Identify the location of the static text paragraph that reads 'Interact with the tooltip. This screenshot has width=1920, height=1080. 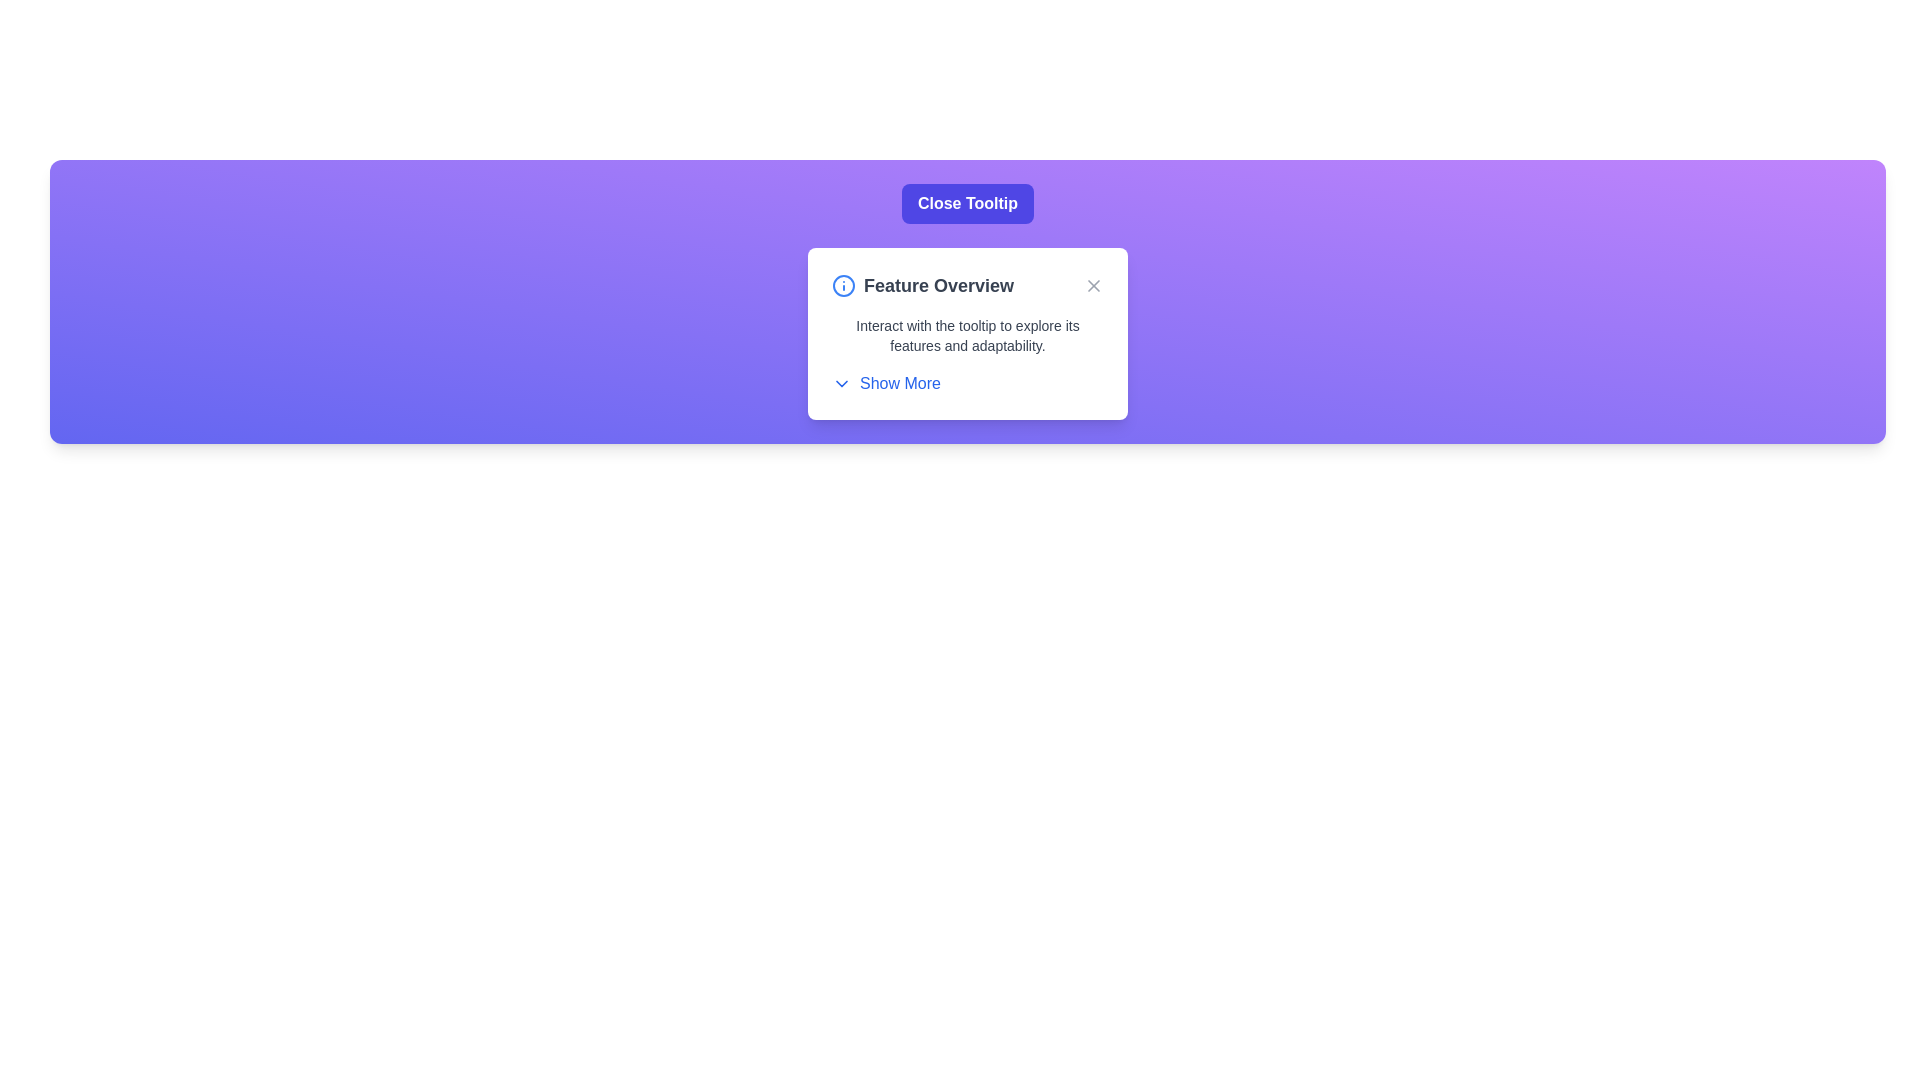
(968, 334).